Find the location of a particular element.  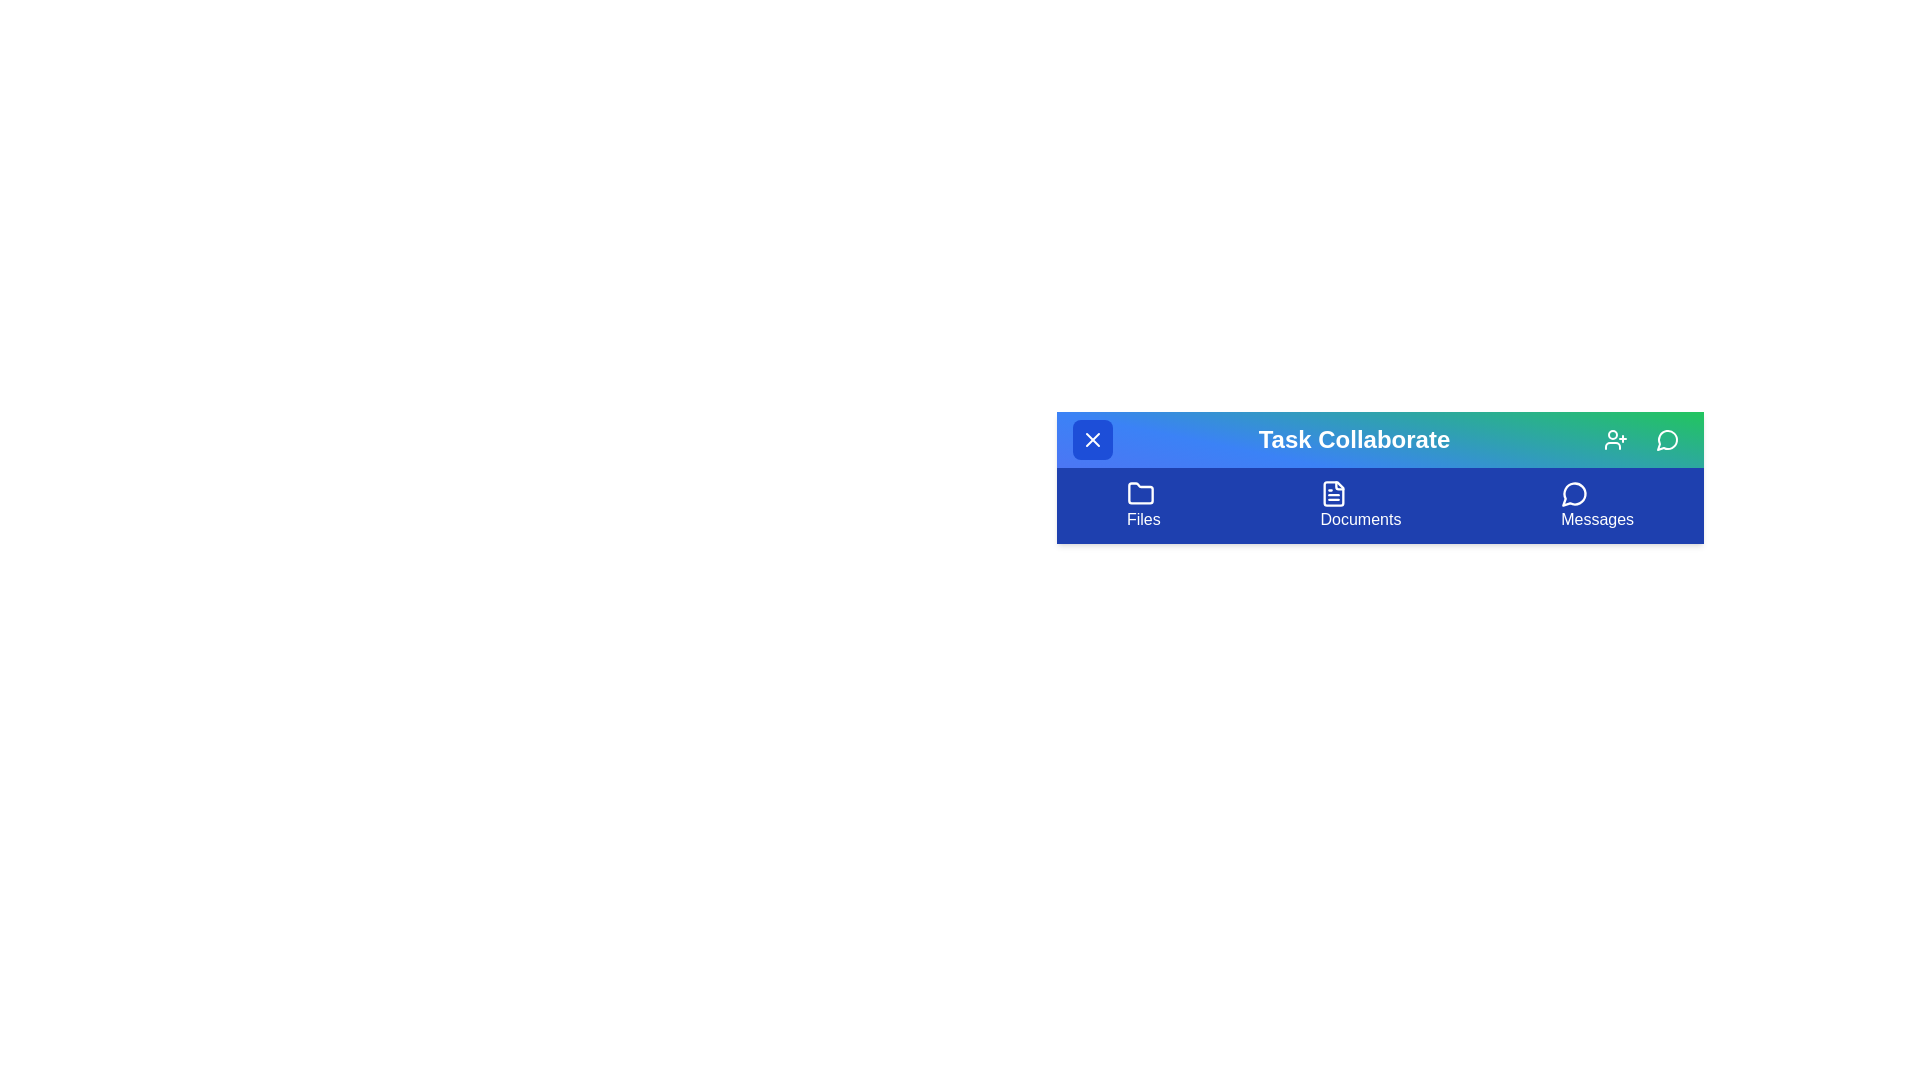

'Add User' button located at its center is located at coordinates (1616, 438).